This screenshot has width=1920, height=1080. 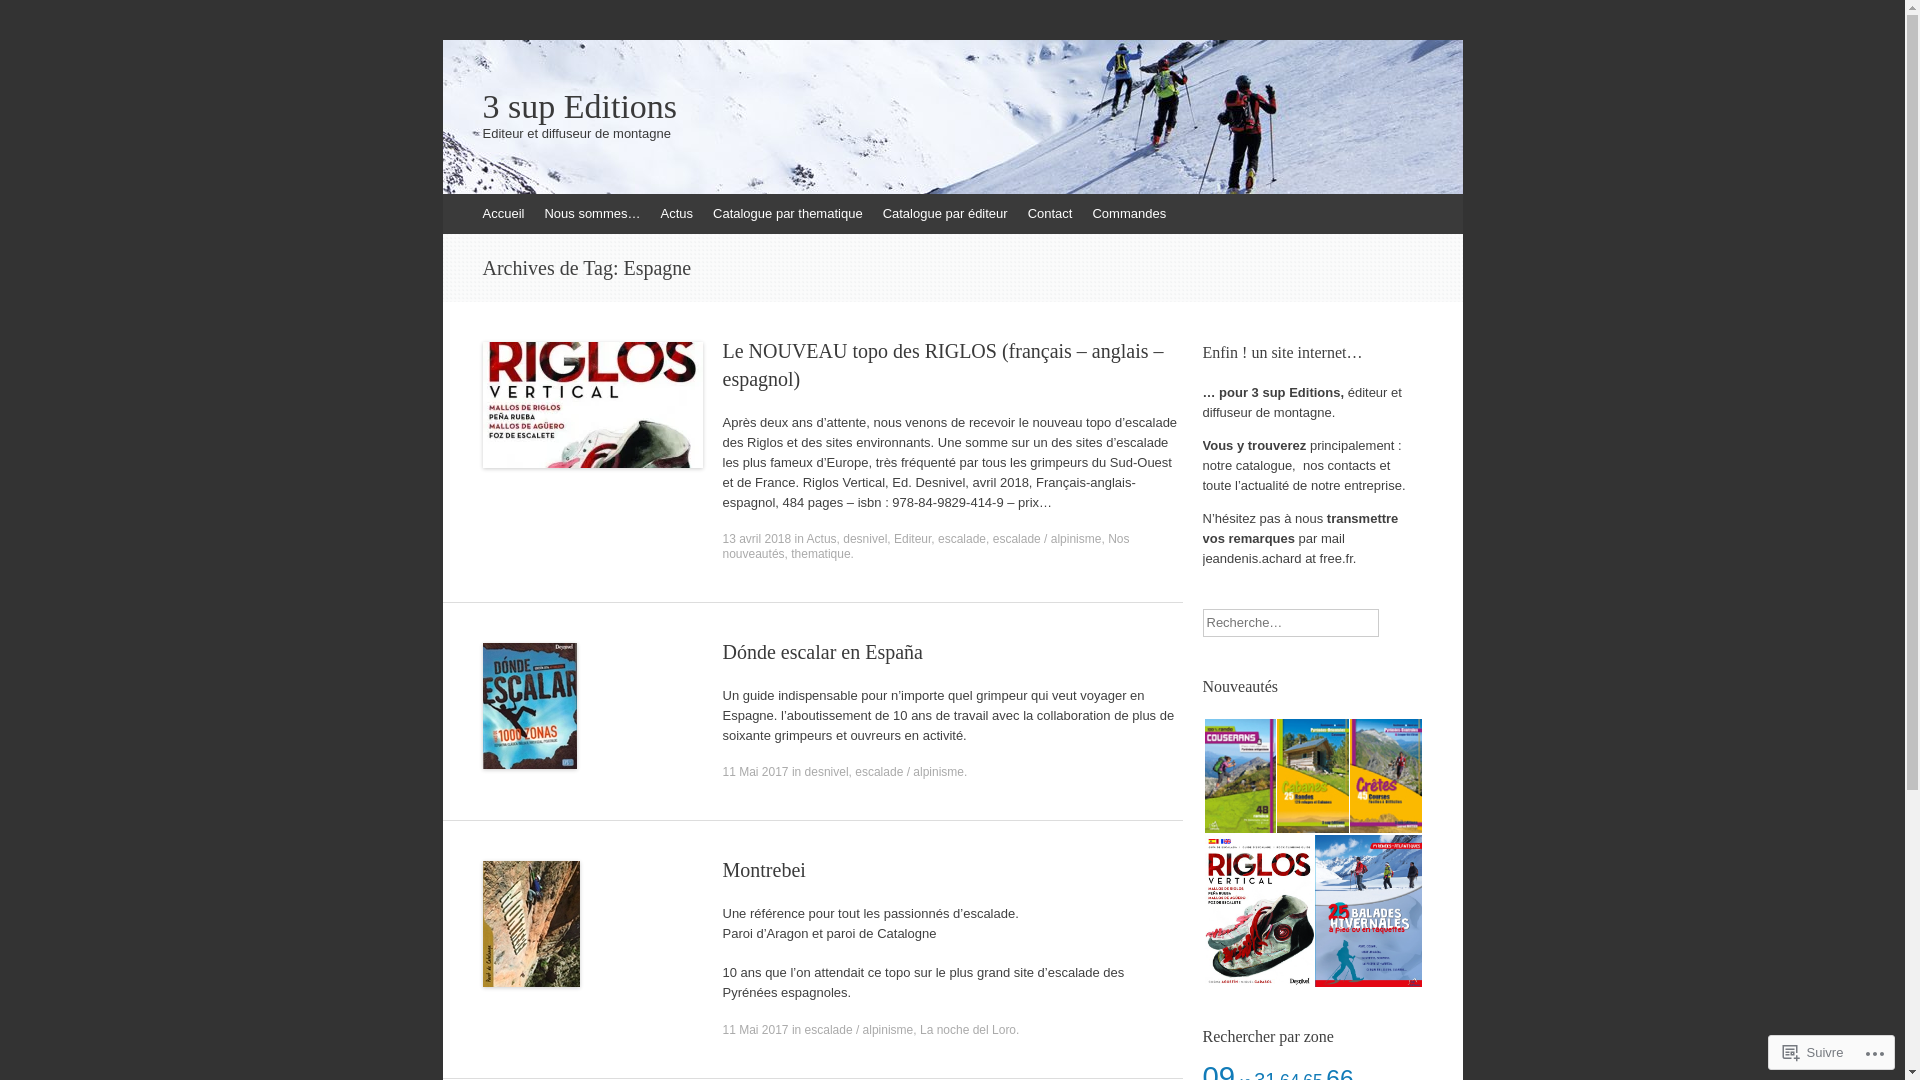 What do you see at coordinates (755, 538) in the screenshot?
I see `'13 avril 2018'` at bounding box center [755, 538].